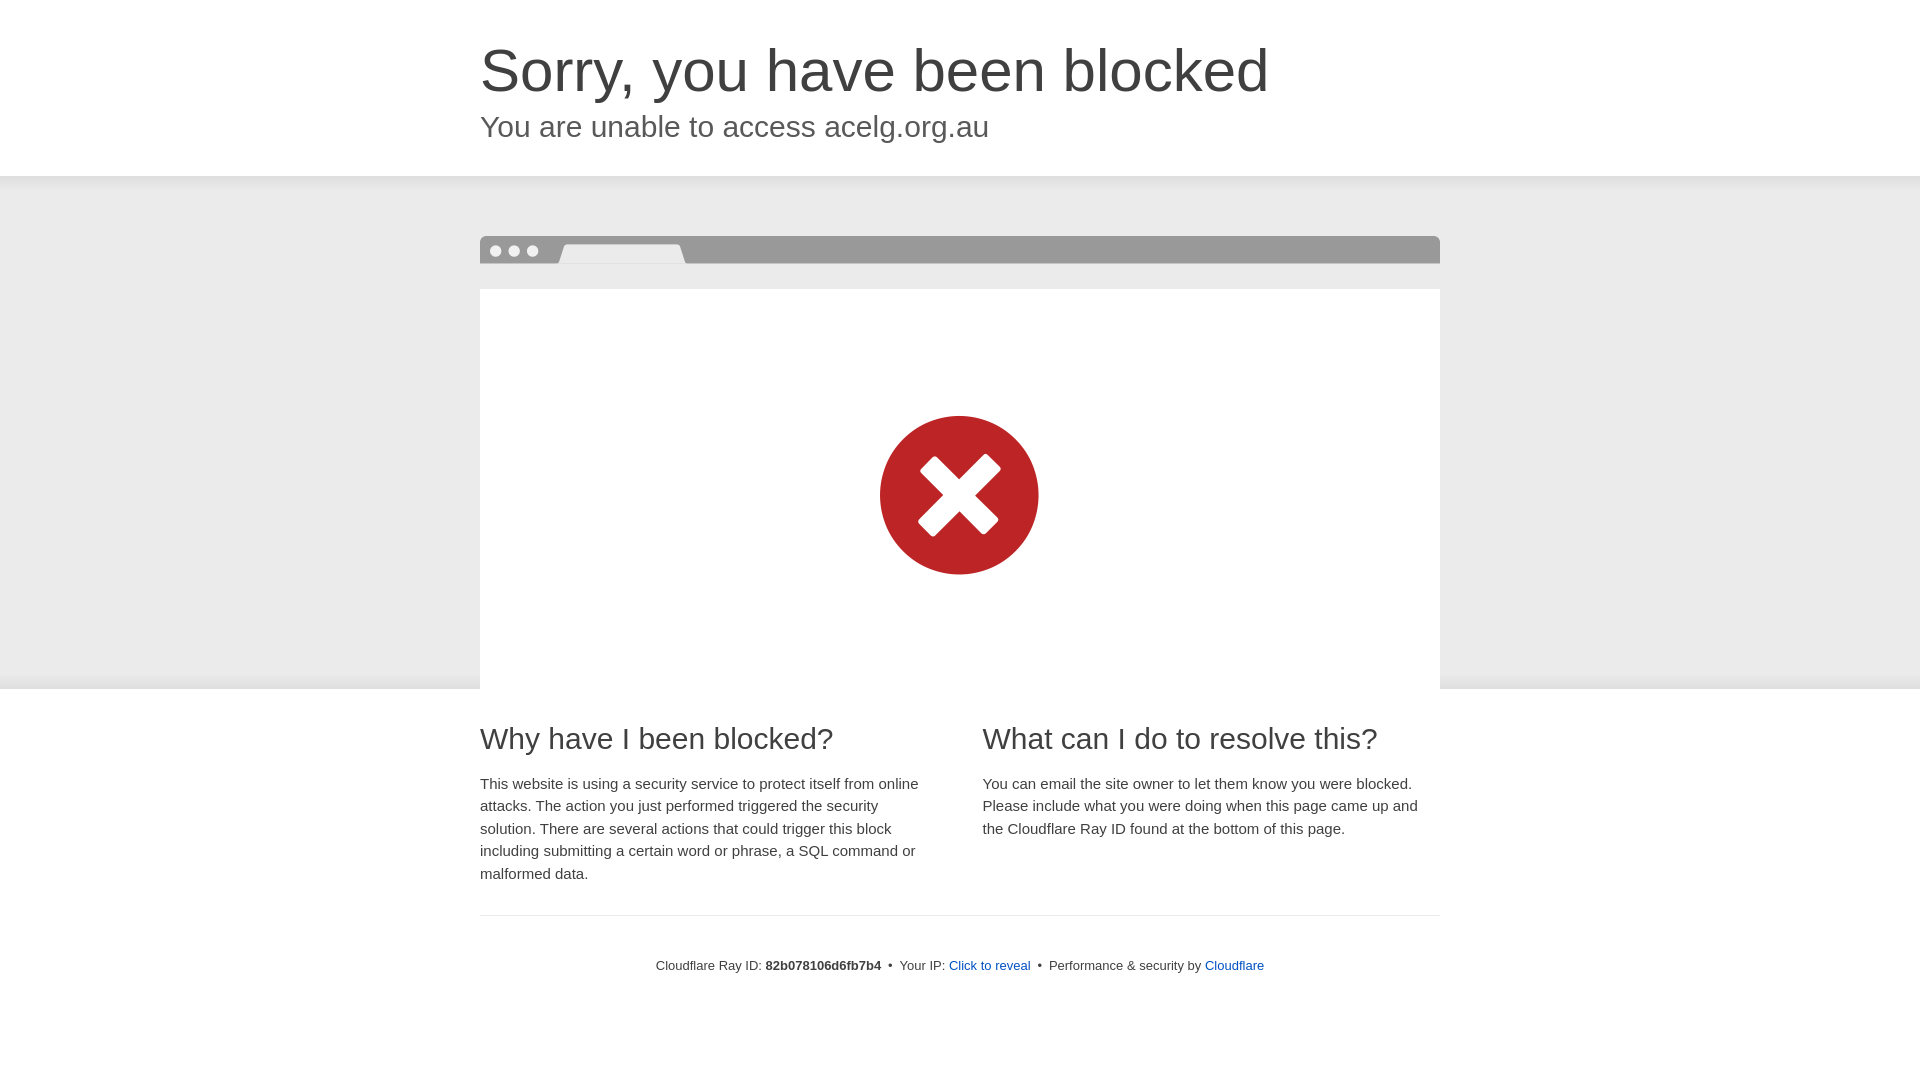 The height and width of the screenshot is (1080, 1920). Describe the element at coordinates (1203, 964) in the screenshot. I see `'Cloudflare'` at that location.